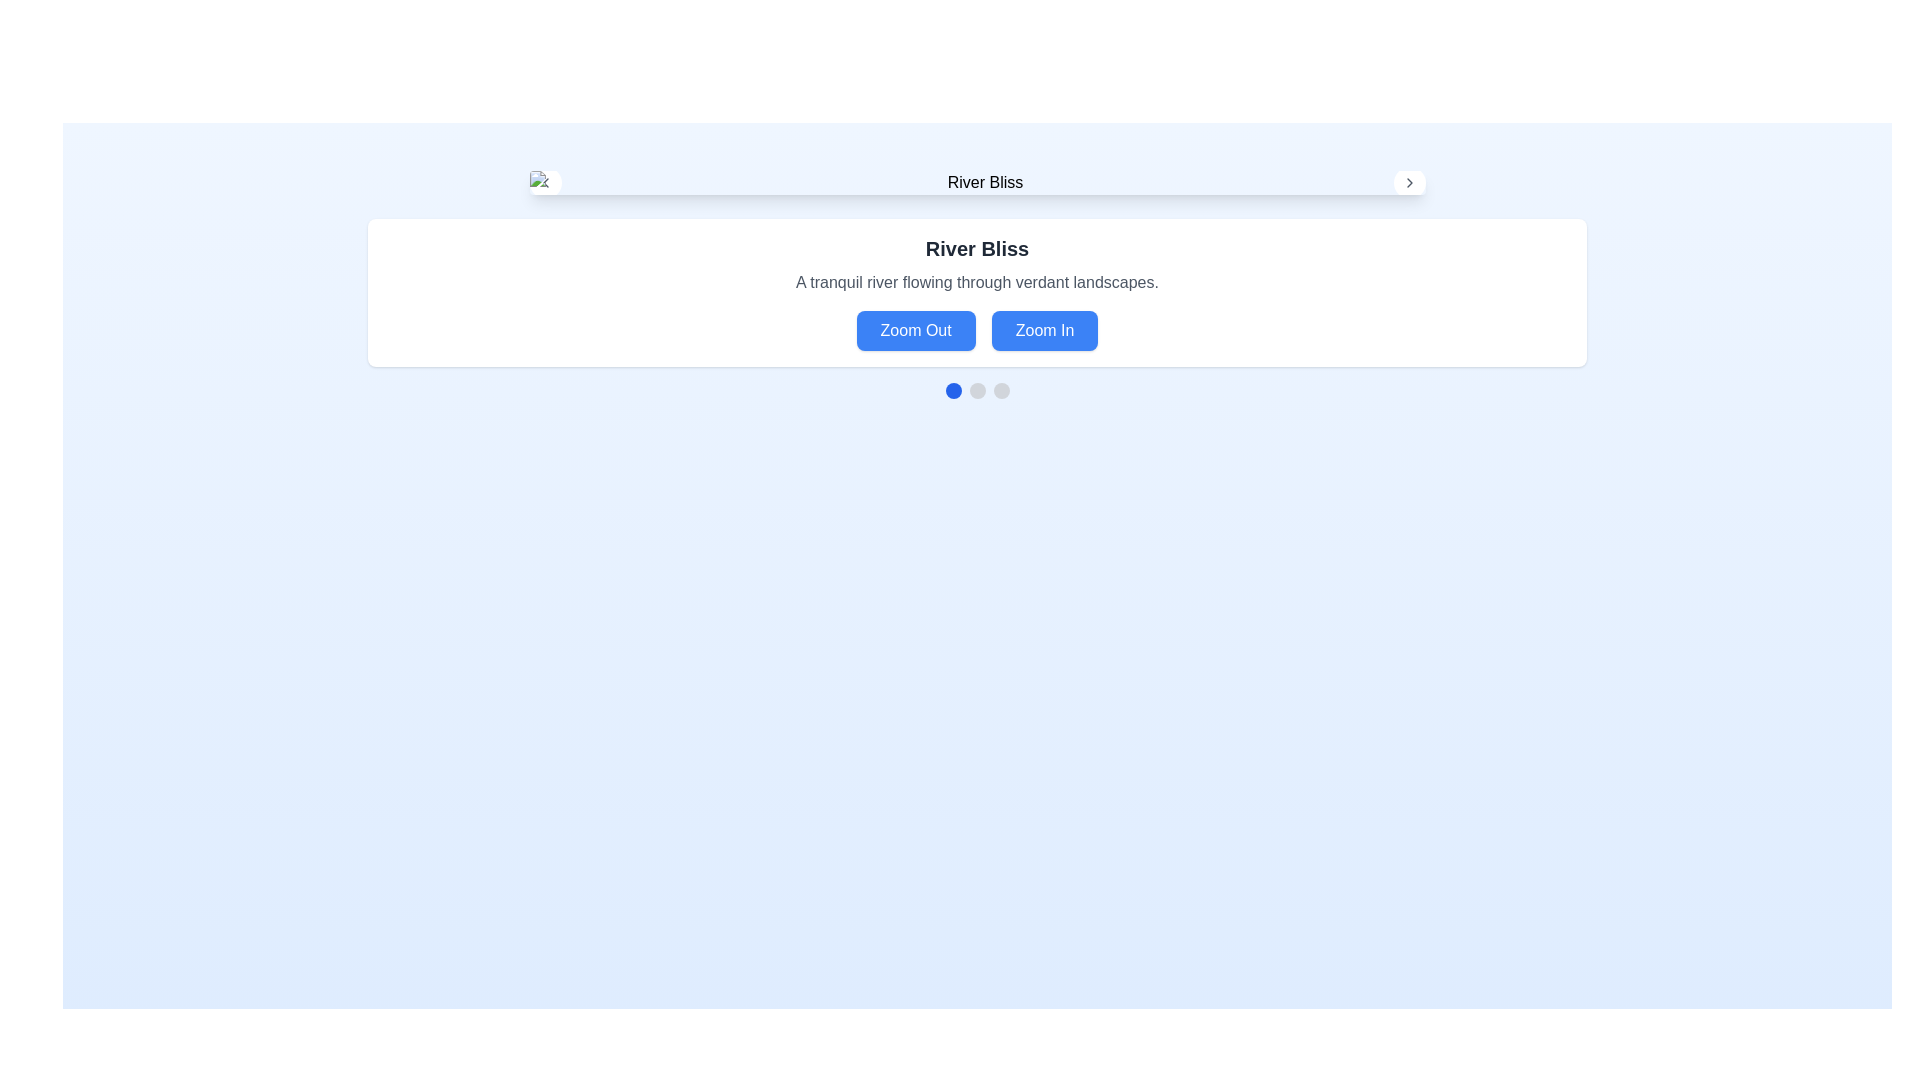  What do you see at coordinates (952, 390) in the screenshot?
I see `the leftmost circular indicator button in the group below the 'Zoom Out' and 'Zoom In' buttons` at bounding box center [952, 390].